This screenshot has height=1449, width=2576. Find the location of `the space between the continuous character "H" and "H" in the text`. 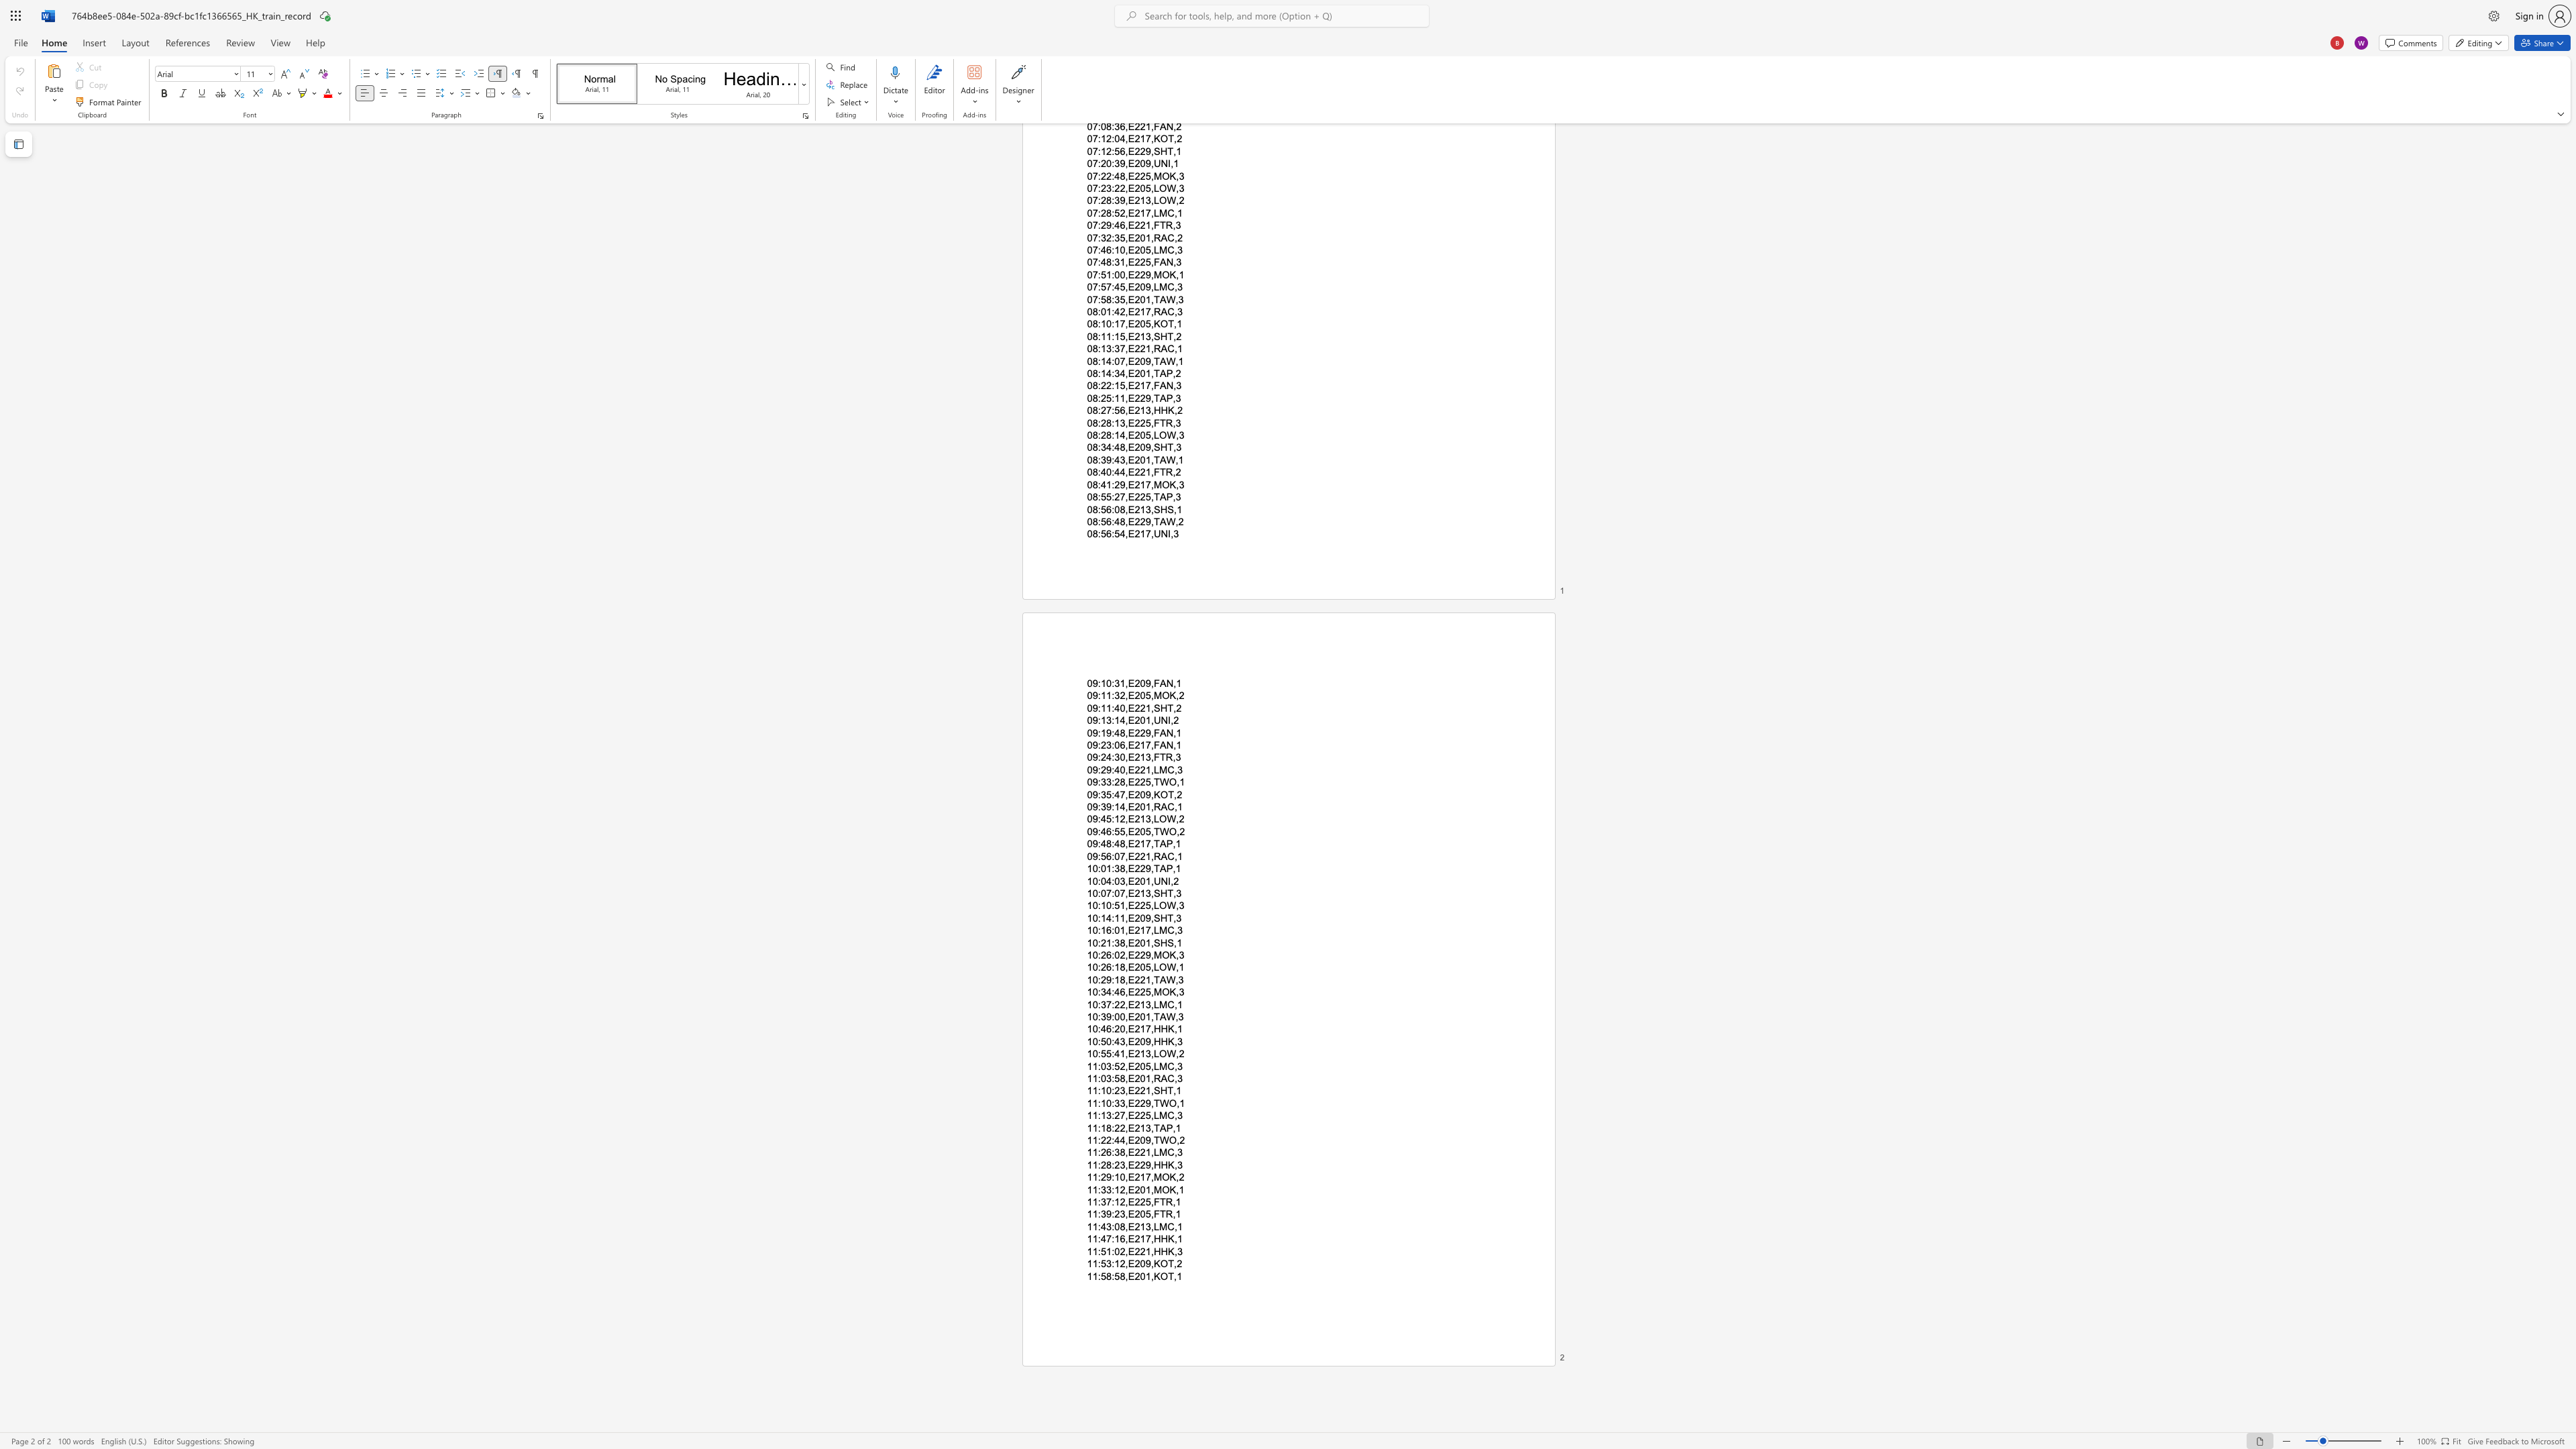

the space between the continuous character "H" and "H" in the text is located at coordinates (1160, 1165).